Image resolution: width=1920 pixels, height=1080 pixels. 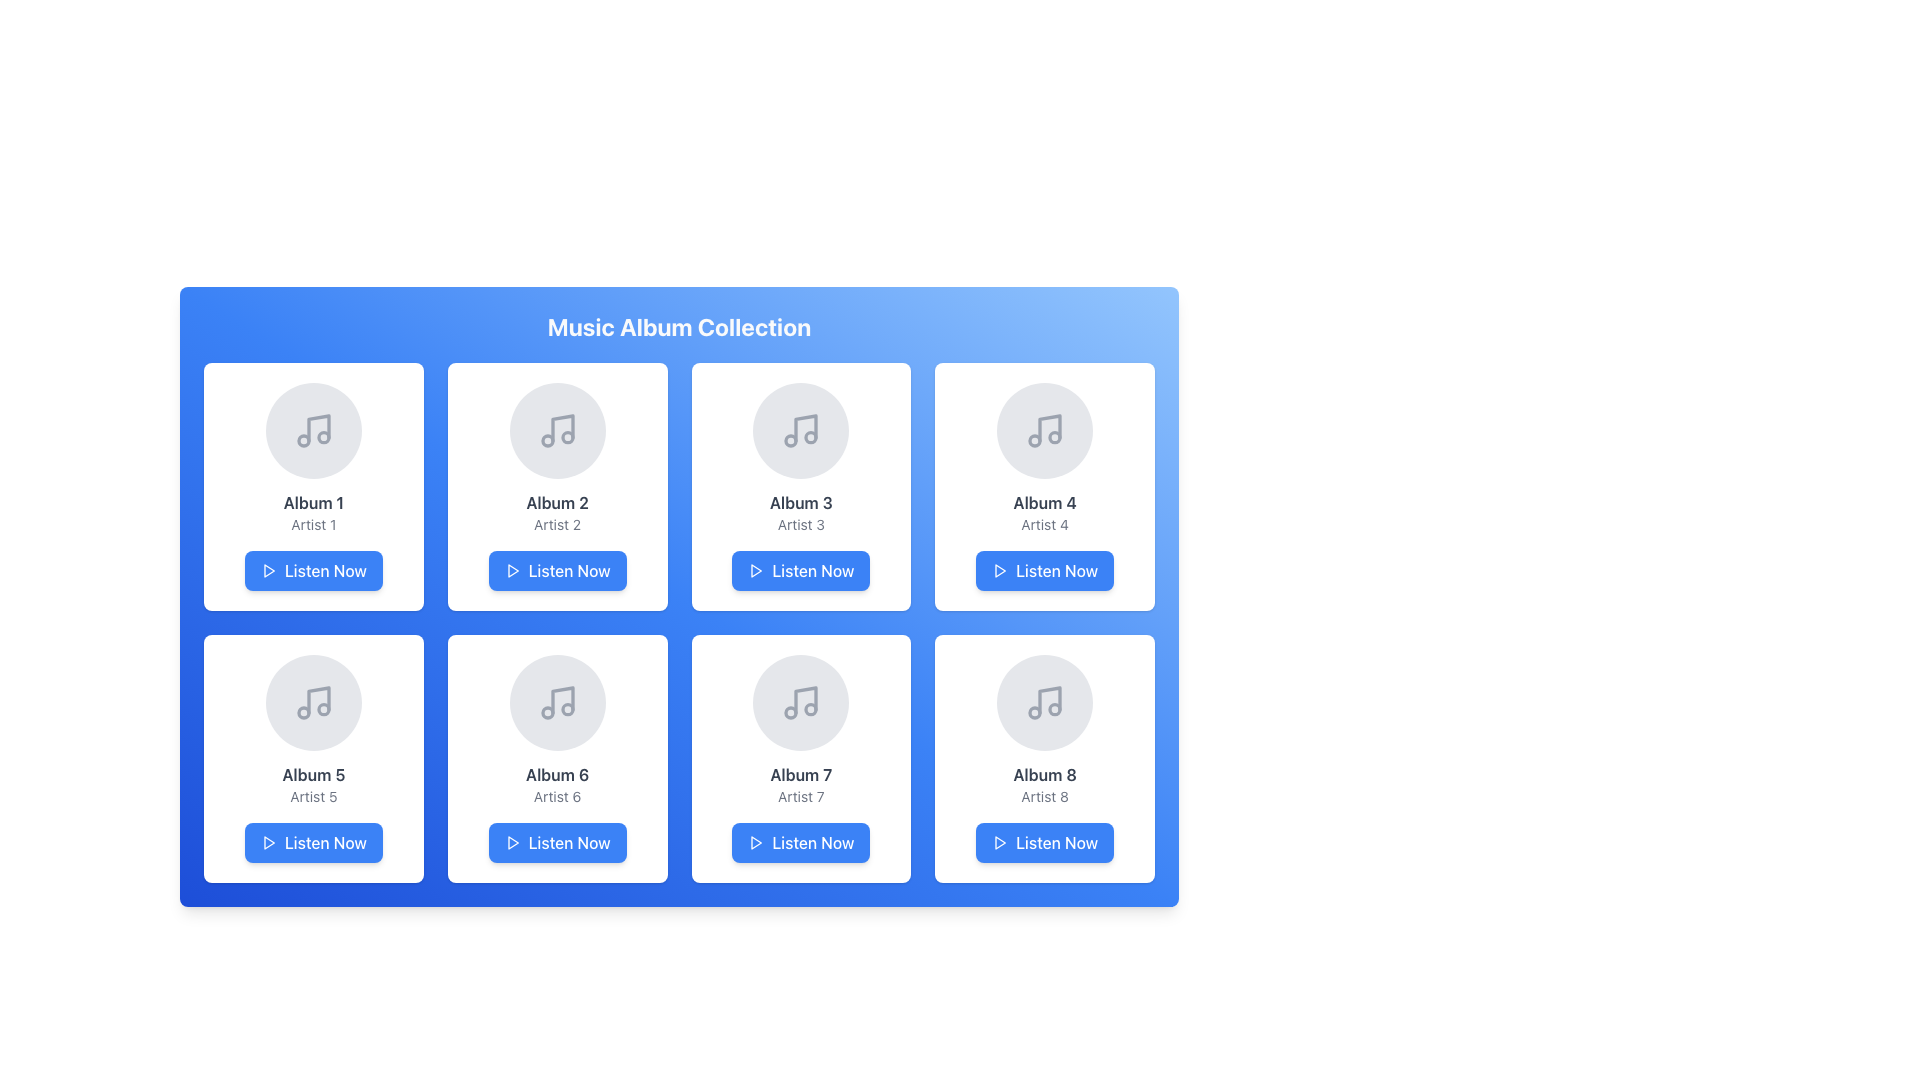 What do you see at coordinates (513, 843) in the screenshot?
I see `the triangular play icon located within the 'Listen Now' button of the sixth album card in the grid layout to play the album` at bounding box center [513, 843].